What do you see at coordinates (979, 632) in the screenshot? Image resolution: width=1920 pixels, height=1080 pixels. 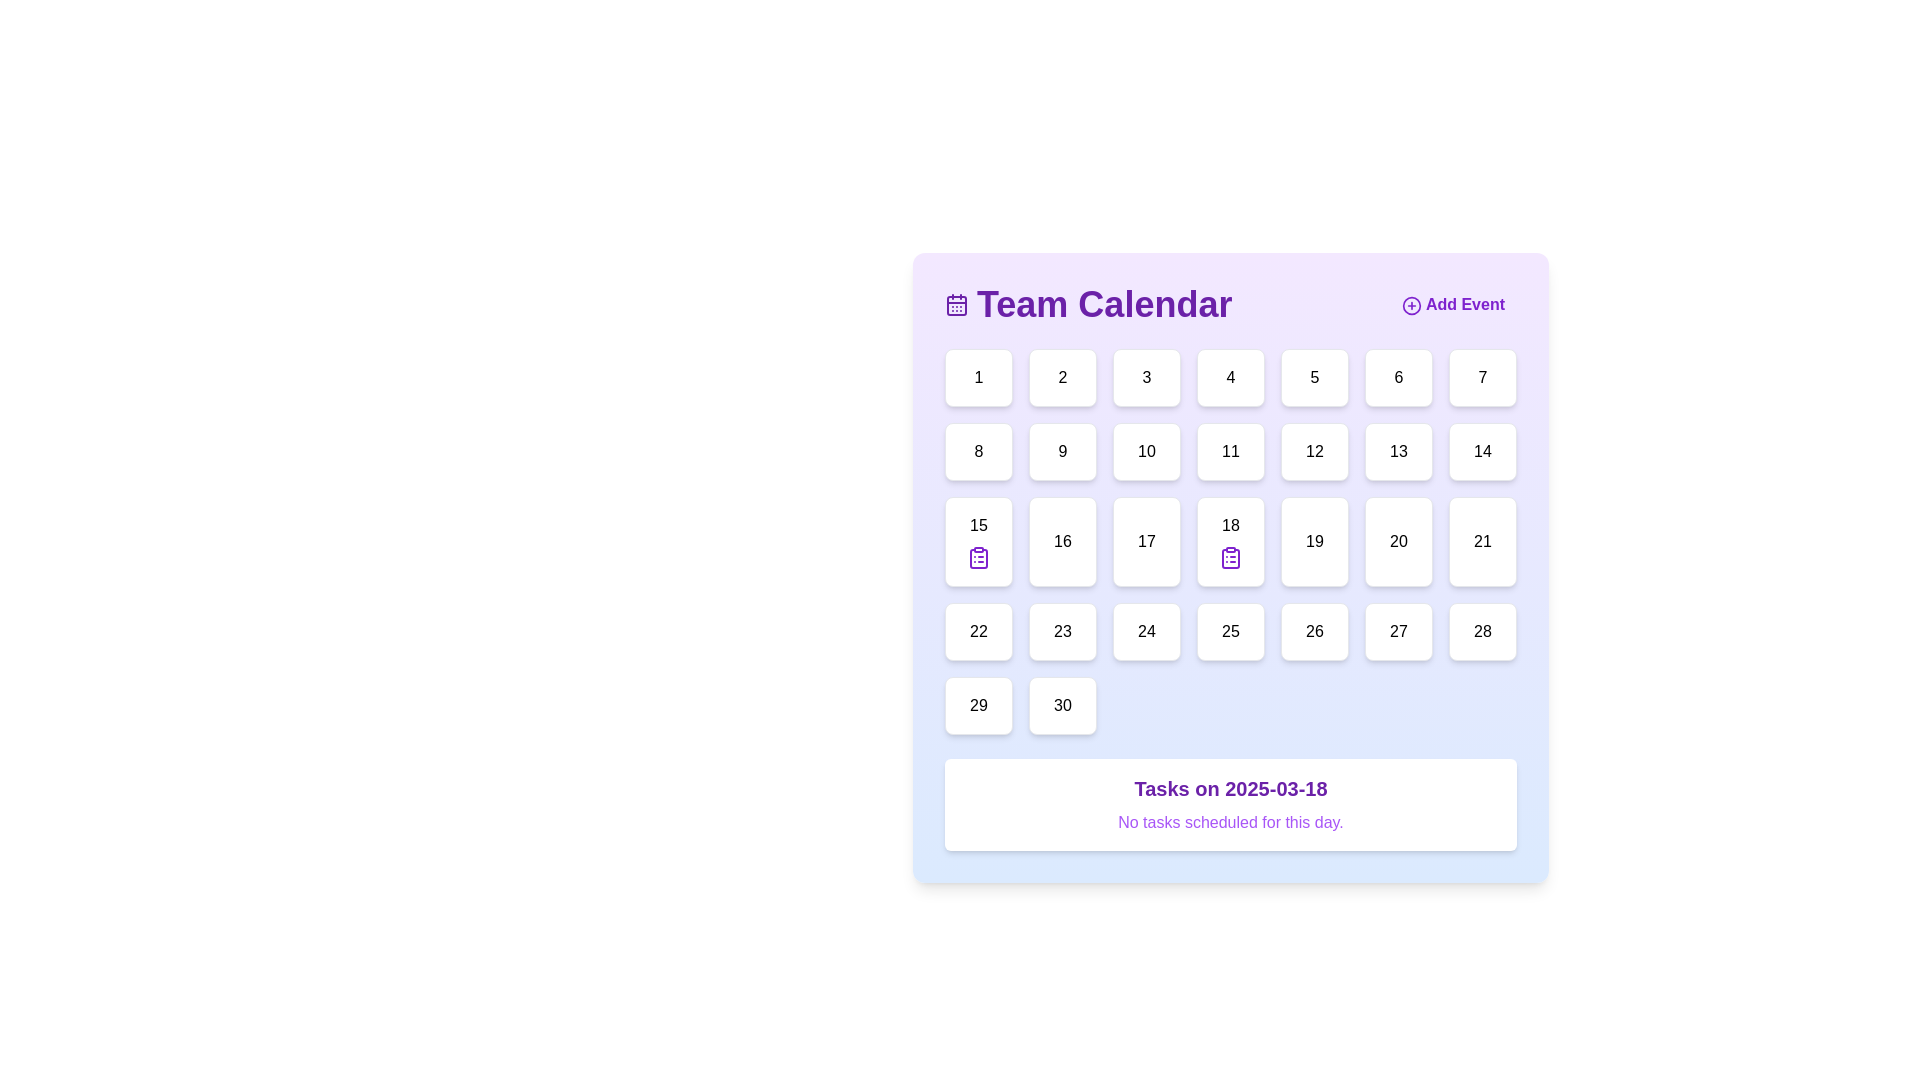 I see `the date button displaying '22' in the calendar view` at bounding box center [979, 632].